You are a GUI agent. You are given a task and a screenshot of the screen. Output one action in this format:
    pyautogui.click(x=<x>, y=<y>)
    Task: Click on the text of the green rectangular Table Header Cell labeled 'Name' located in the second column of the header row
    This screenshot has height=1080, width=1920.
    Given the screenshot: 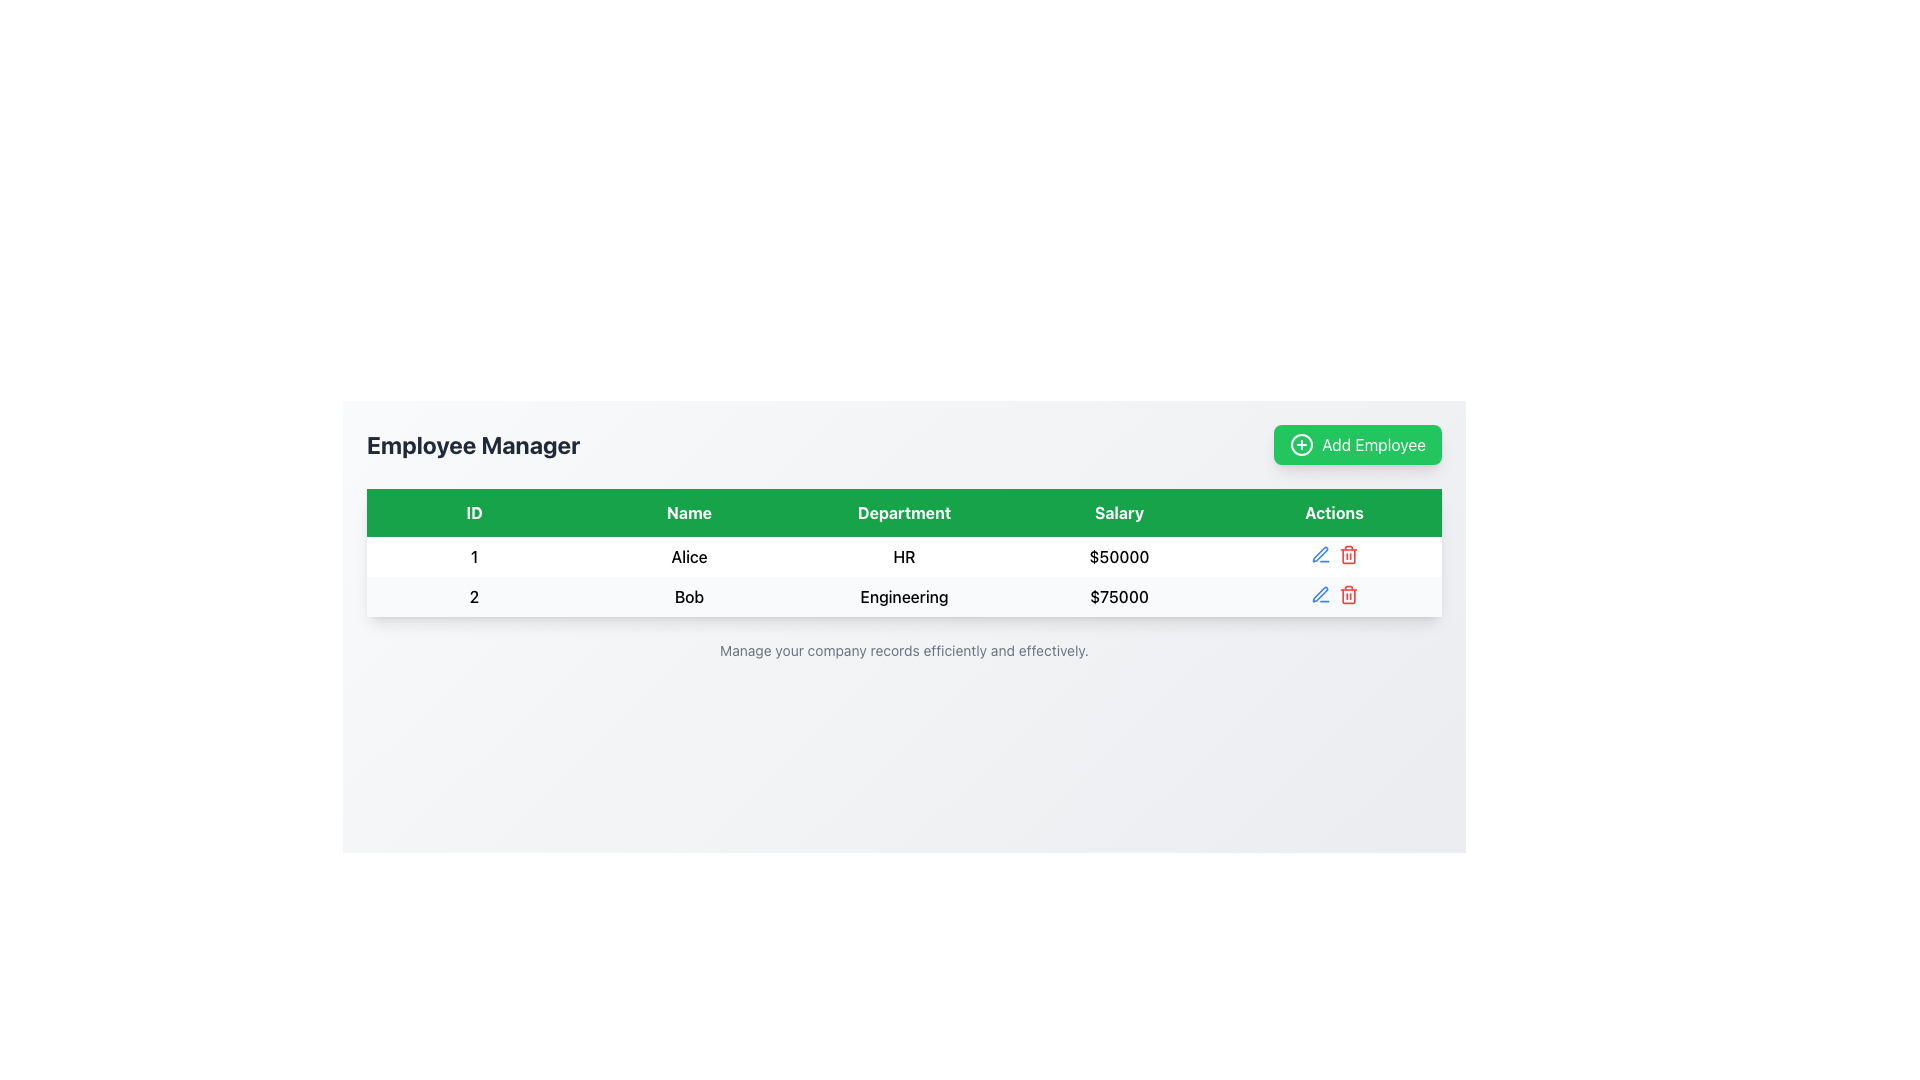 What is the action you would take?
    pyautogui.click(x=689, y=512)
    